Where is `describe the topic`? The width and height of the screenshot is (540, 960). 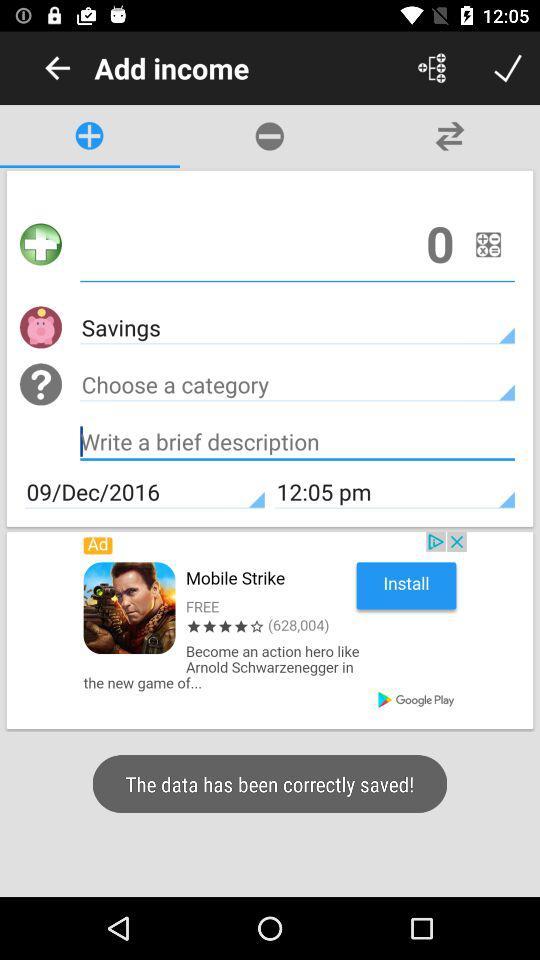 describe the topic is located at coordinates (296, 444).